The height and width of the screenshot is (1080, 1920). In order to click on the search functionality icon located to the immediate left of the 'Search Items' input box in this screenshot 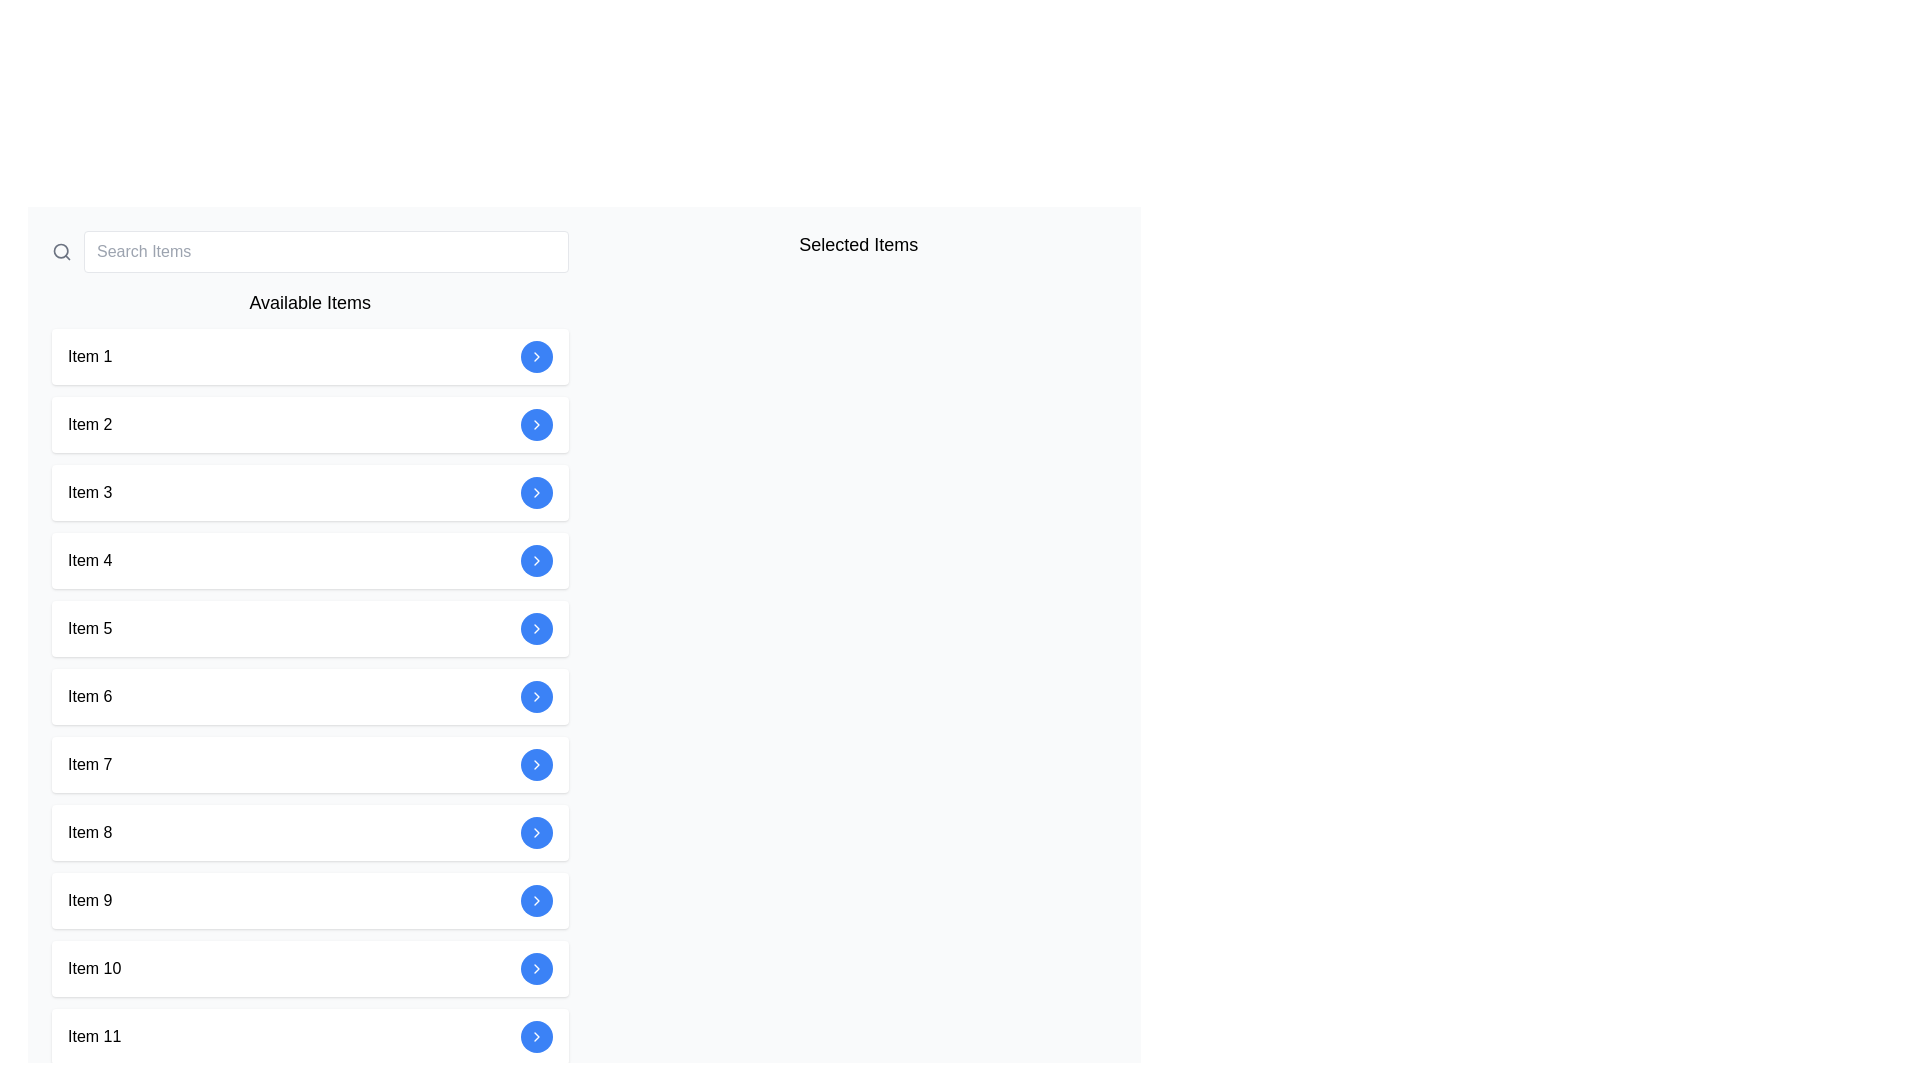, I will do `click(62, 250)`.